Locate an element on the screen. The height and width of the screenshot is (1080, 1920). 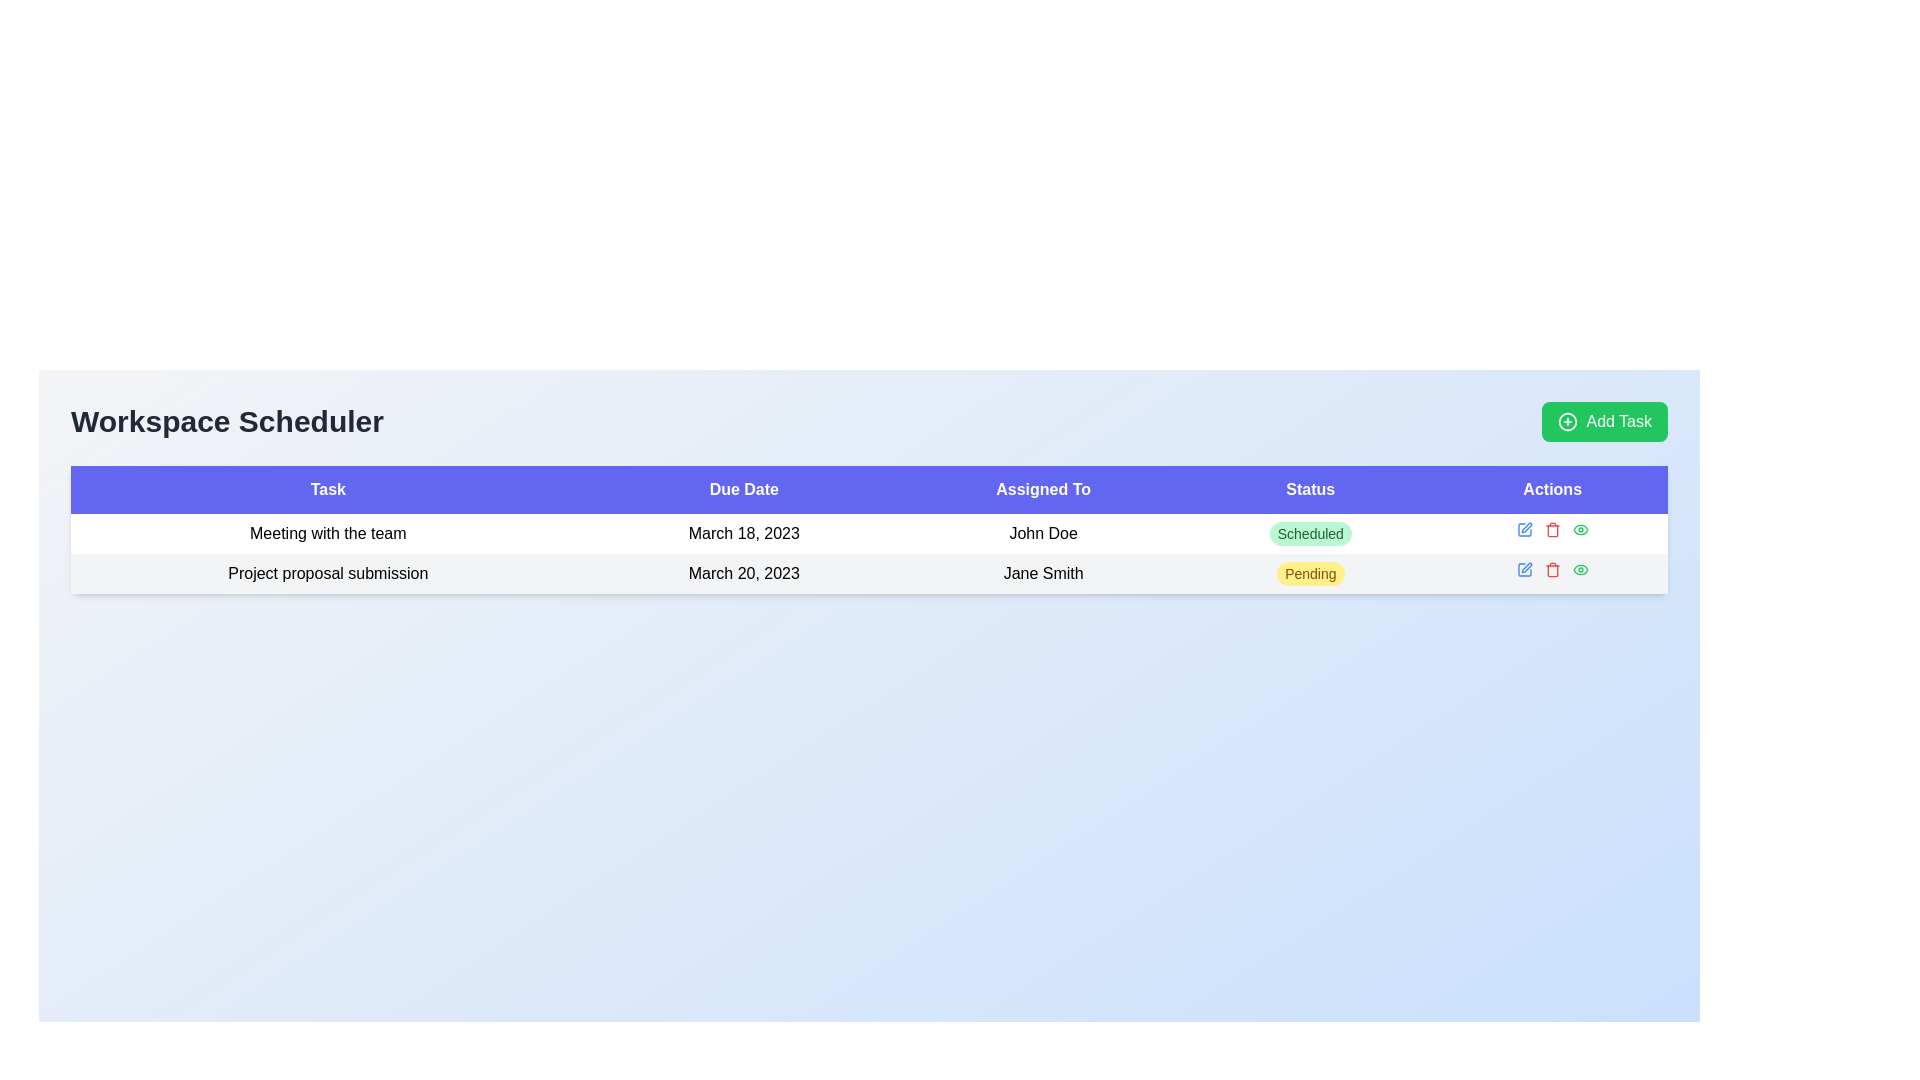
the action button in the 'Actions' column of the second row in the table is located at coordinates (1579, 570).